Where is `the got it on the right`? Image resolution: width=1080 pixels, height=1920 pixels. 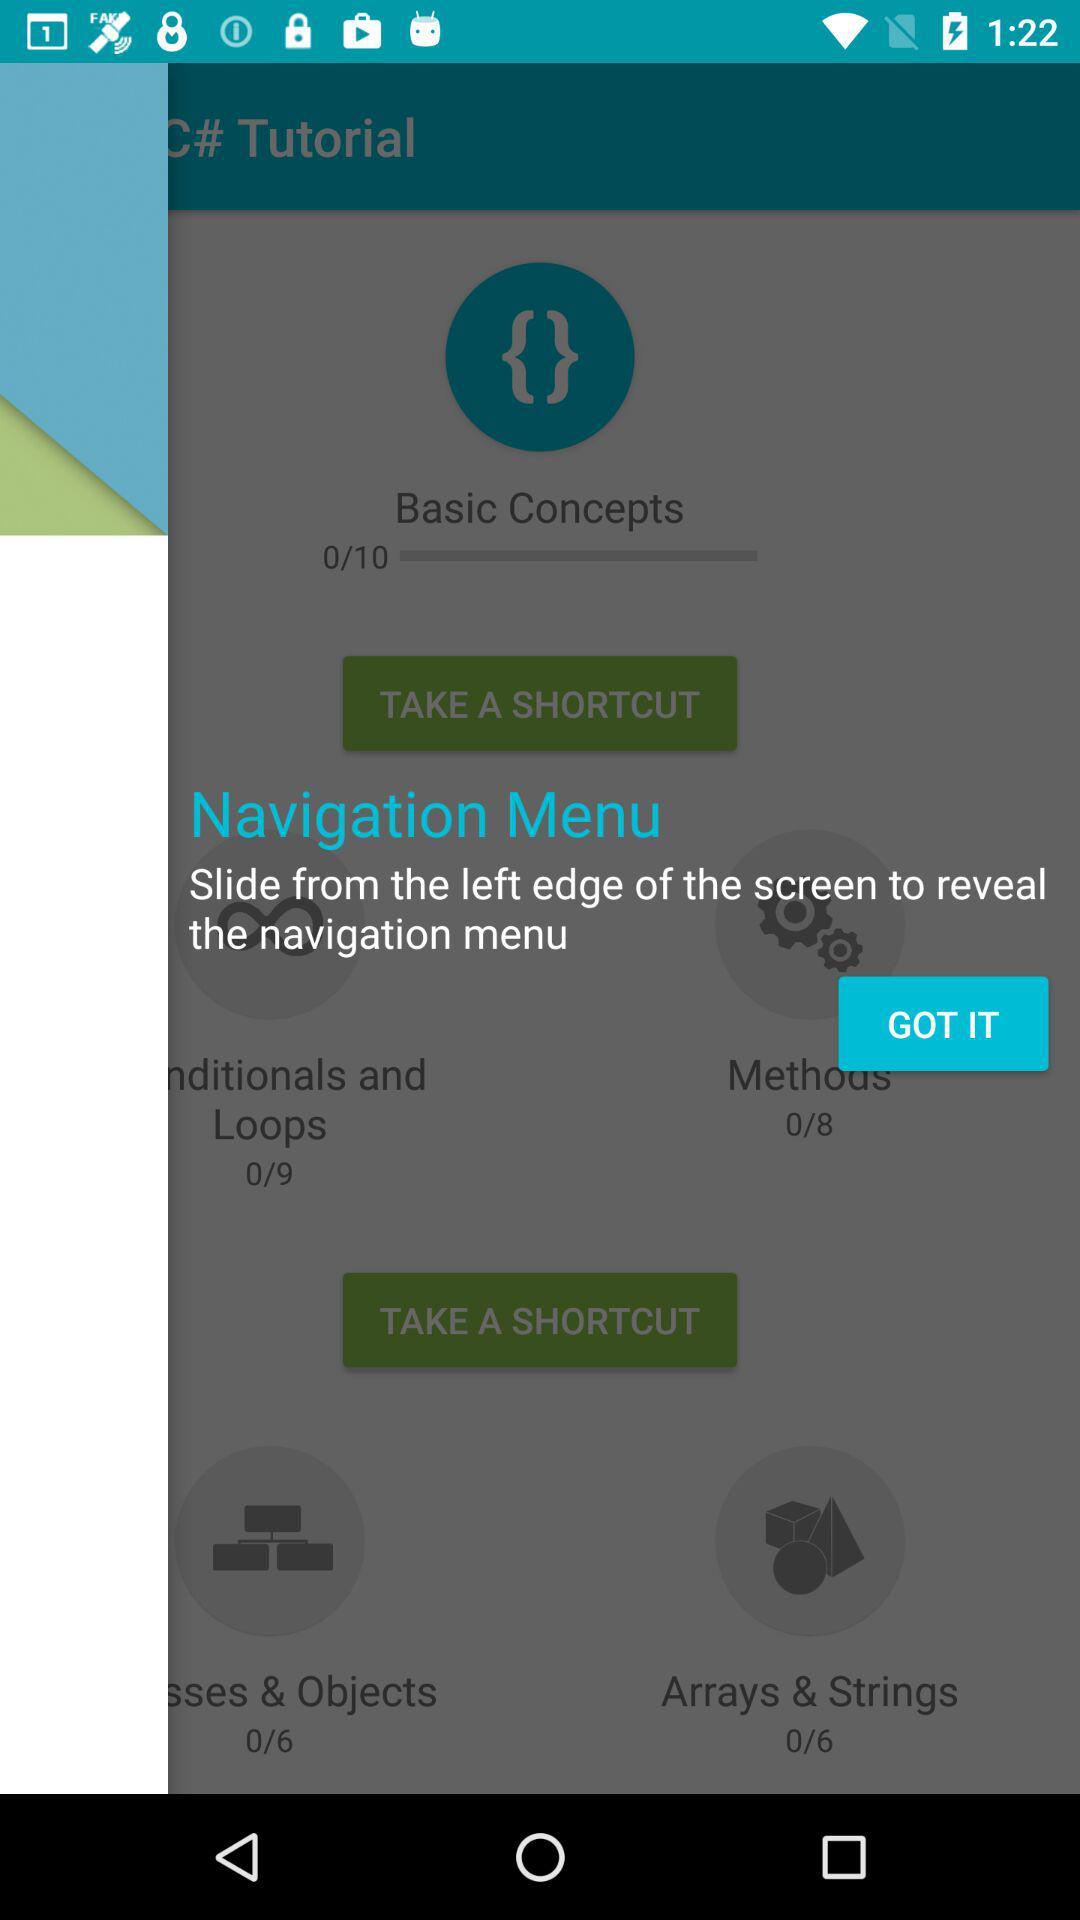 the got it on the right is located at coordinates (943, 1023).